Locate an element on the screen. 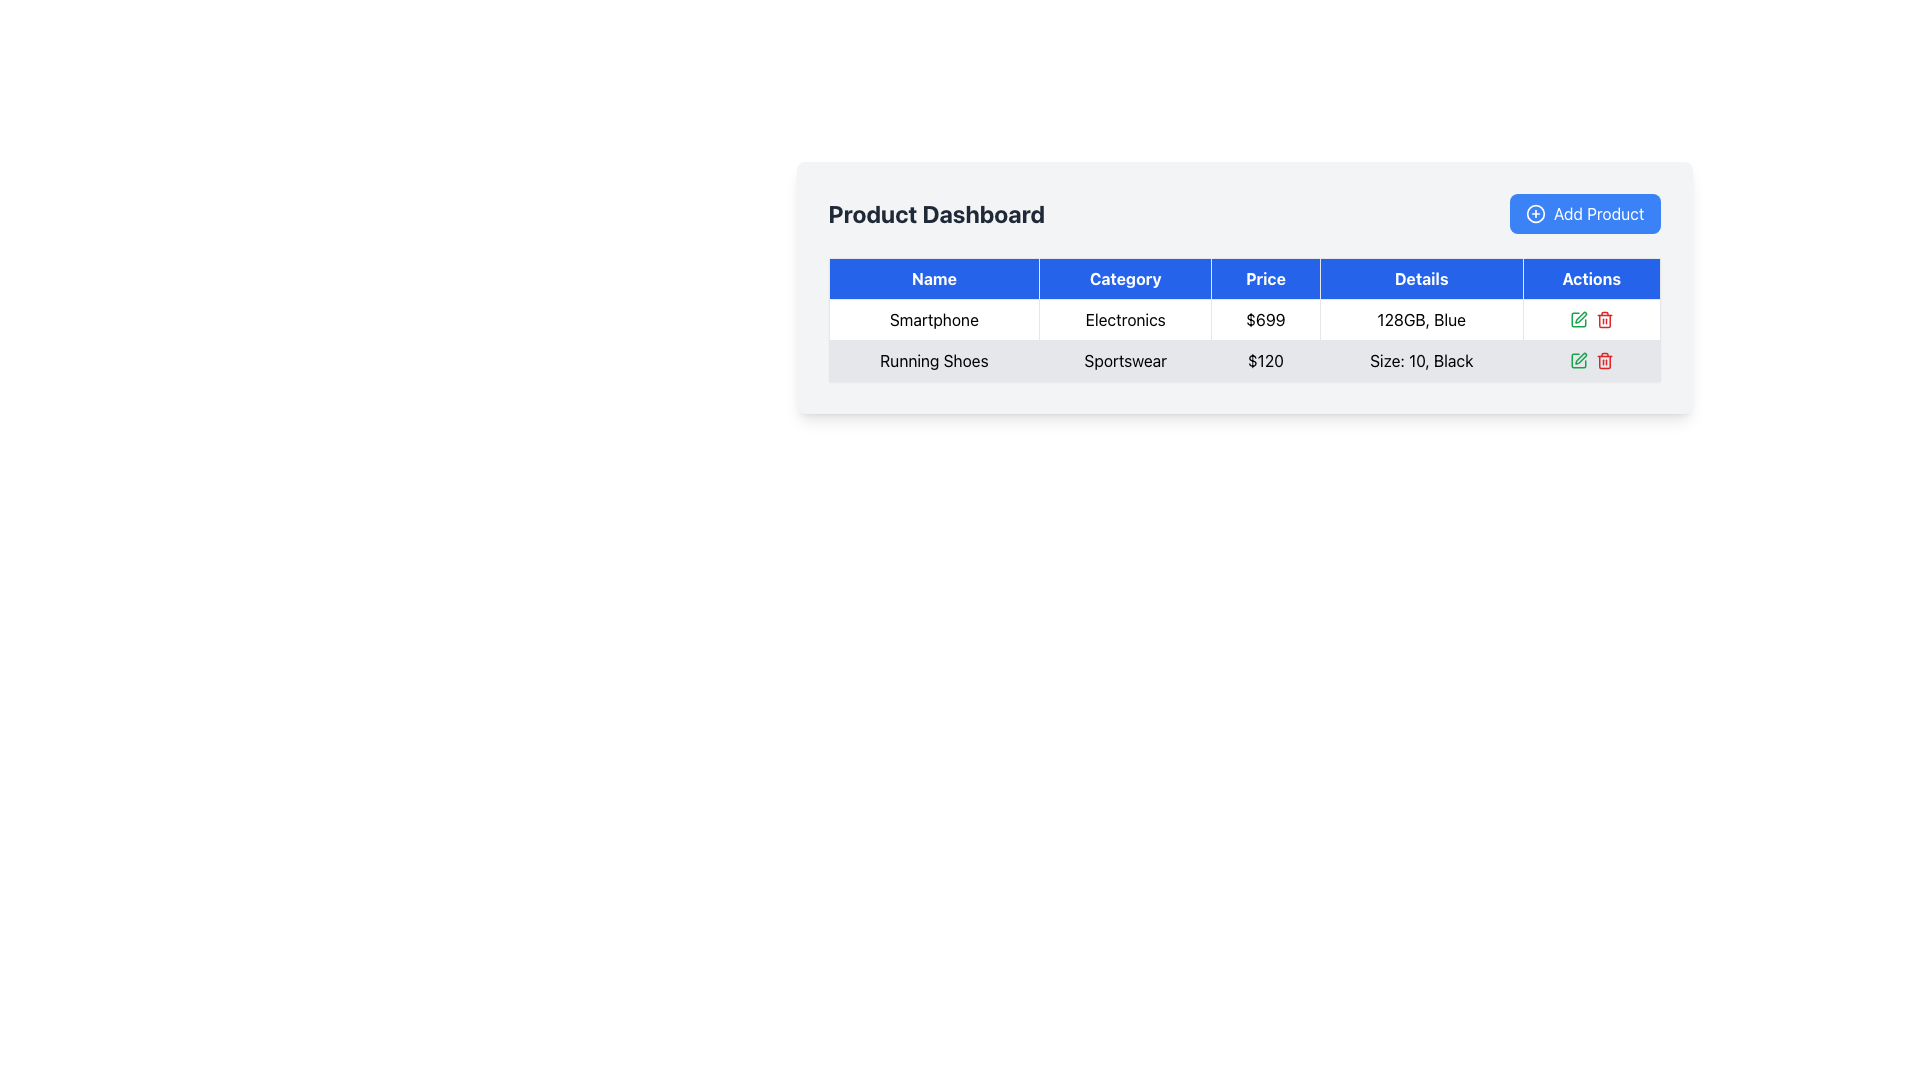 This screenshot has height=1080, width=1920. the trash icon button located at the far right in the 'Actions' column is located at coordinates (1604, 361).